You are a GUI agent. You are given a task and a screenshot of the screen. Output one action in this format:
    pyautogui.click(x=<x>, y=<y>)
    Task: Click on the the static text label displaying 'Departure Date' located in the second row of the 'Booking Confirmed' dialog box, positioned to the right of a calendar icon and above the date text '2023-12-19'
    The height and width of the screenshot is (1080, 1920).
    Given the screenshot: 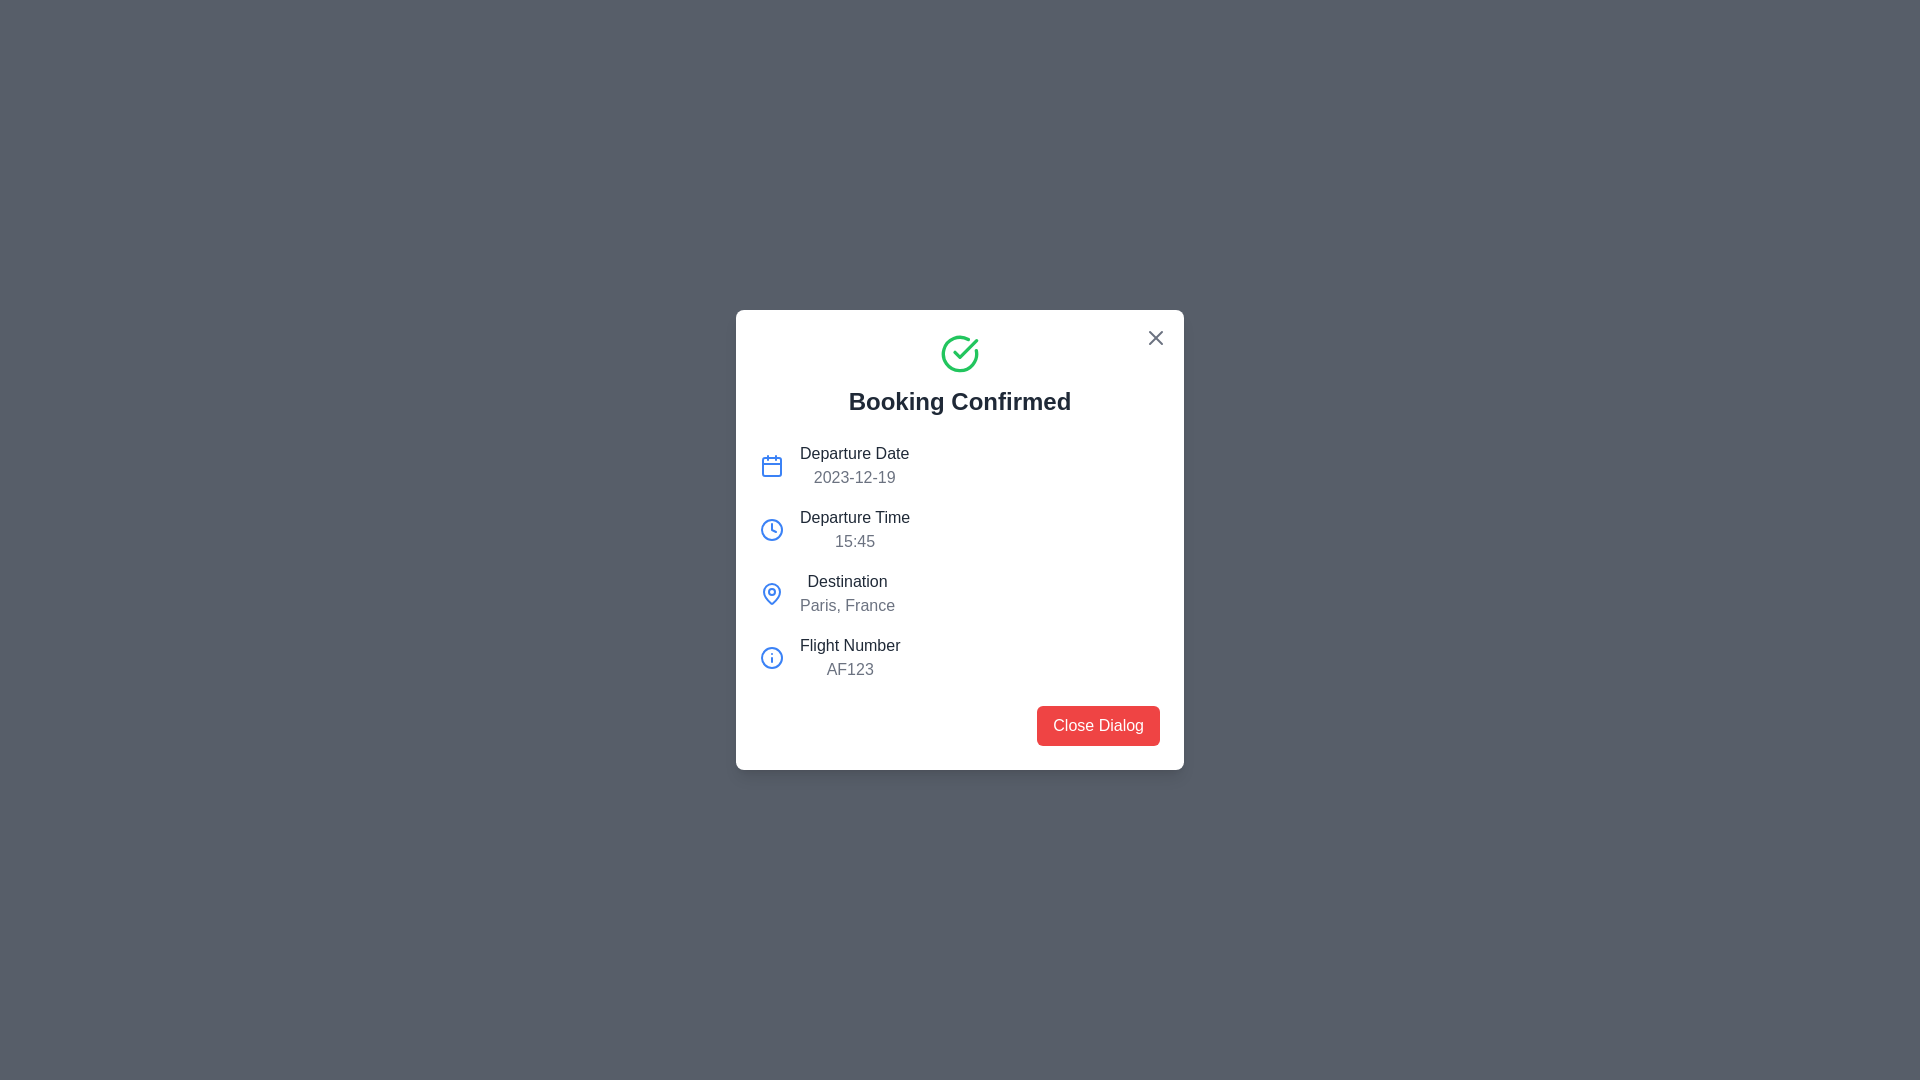 What is the action you would take?
    pyautogui.click(x=854, y=454)
    